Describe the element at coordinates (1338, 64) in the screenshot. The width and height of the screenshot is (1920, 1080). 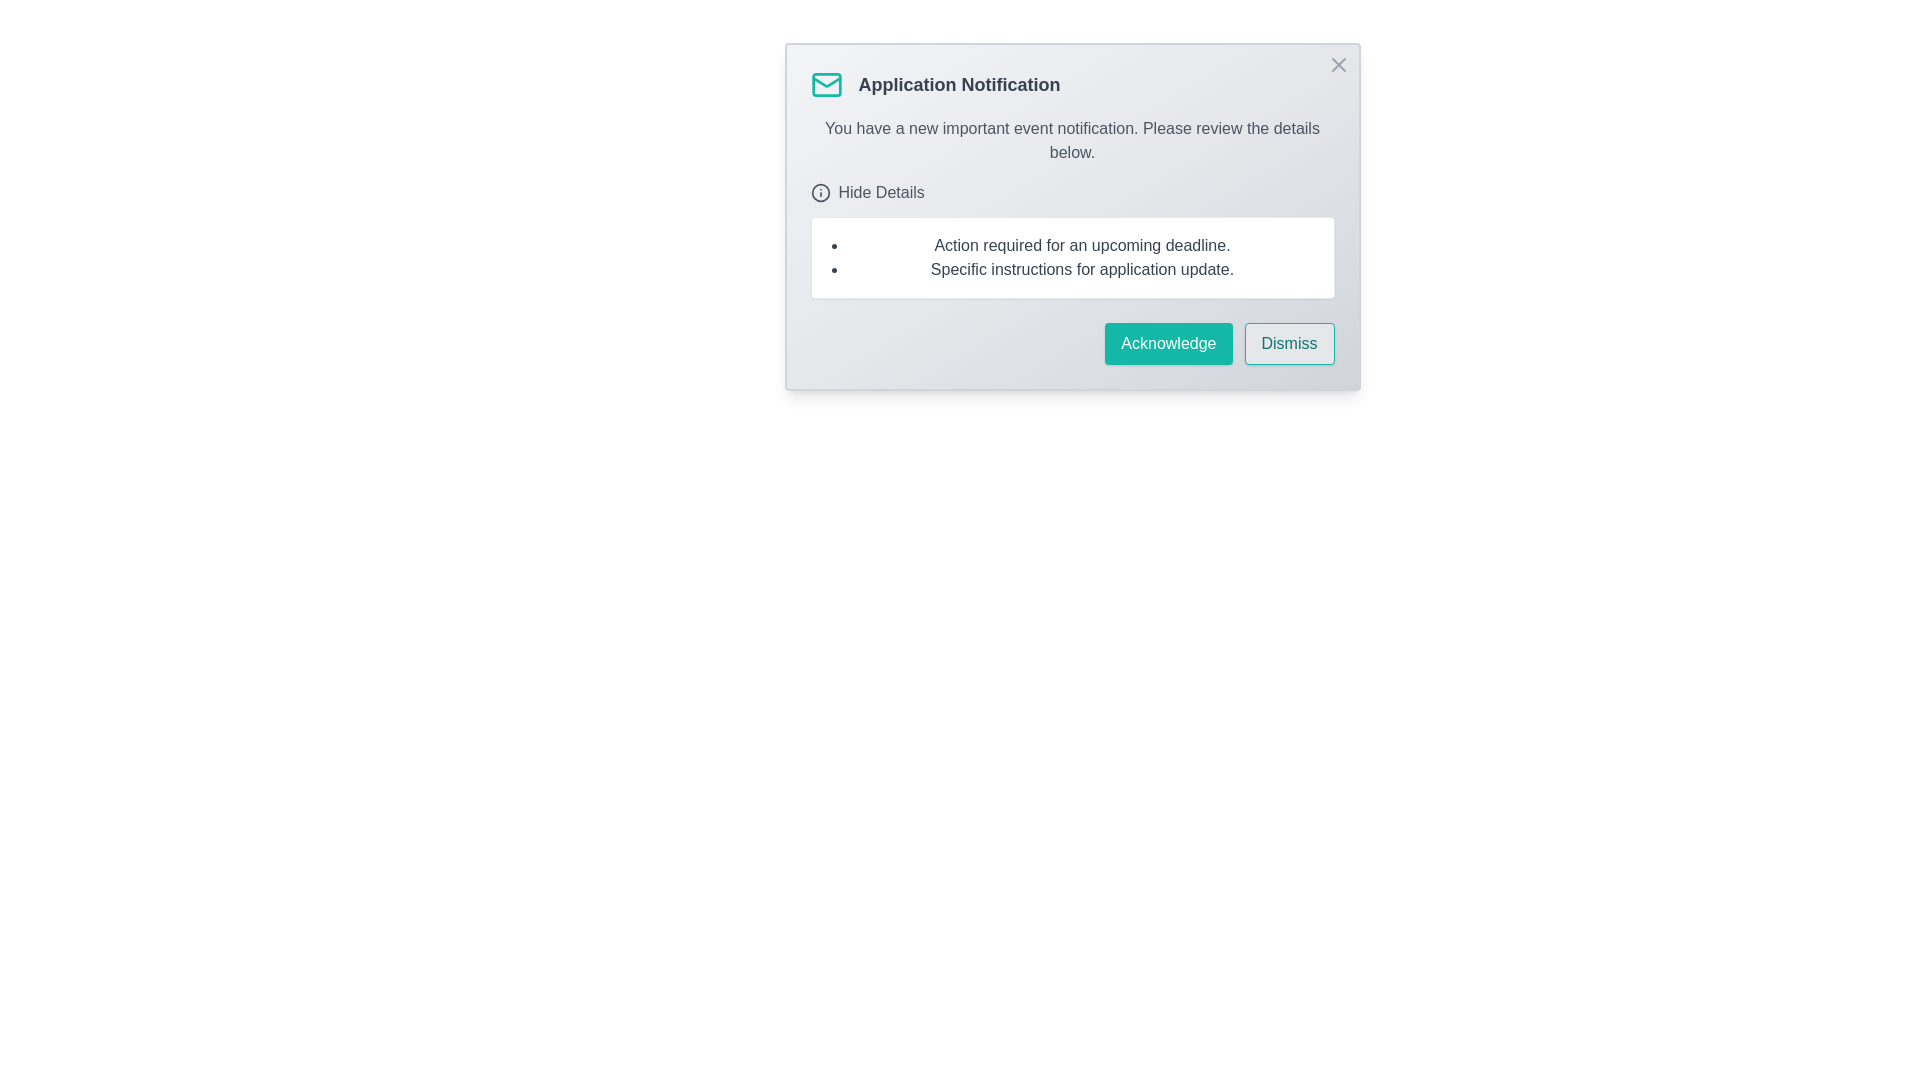
I see `the close button to dismiss the alert` at that location.